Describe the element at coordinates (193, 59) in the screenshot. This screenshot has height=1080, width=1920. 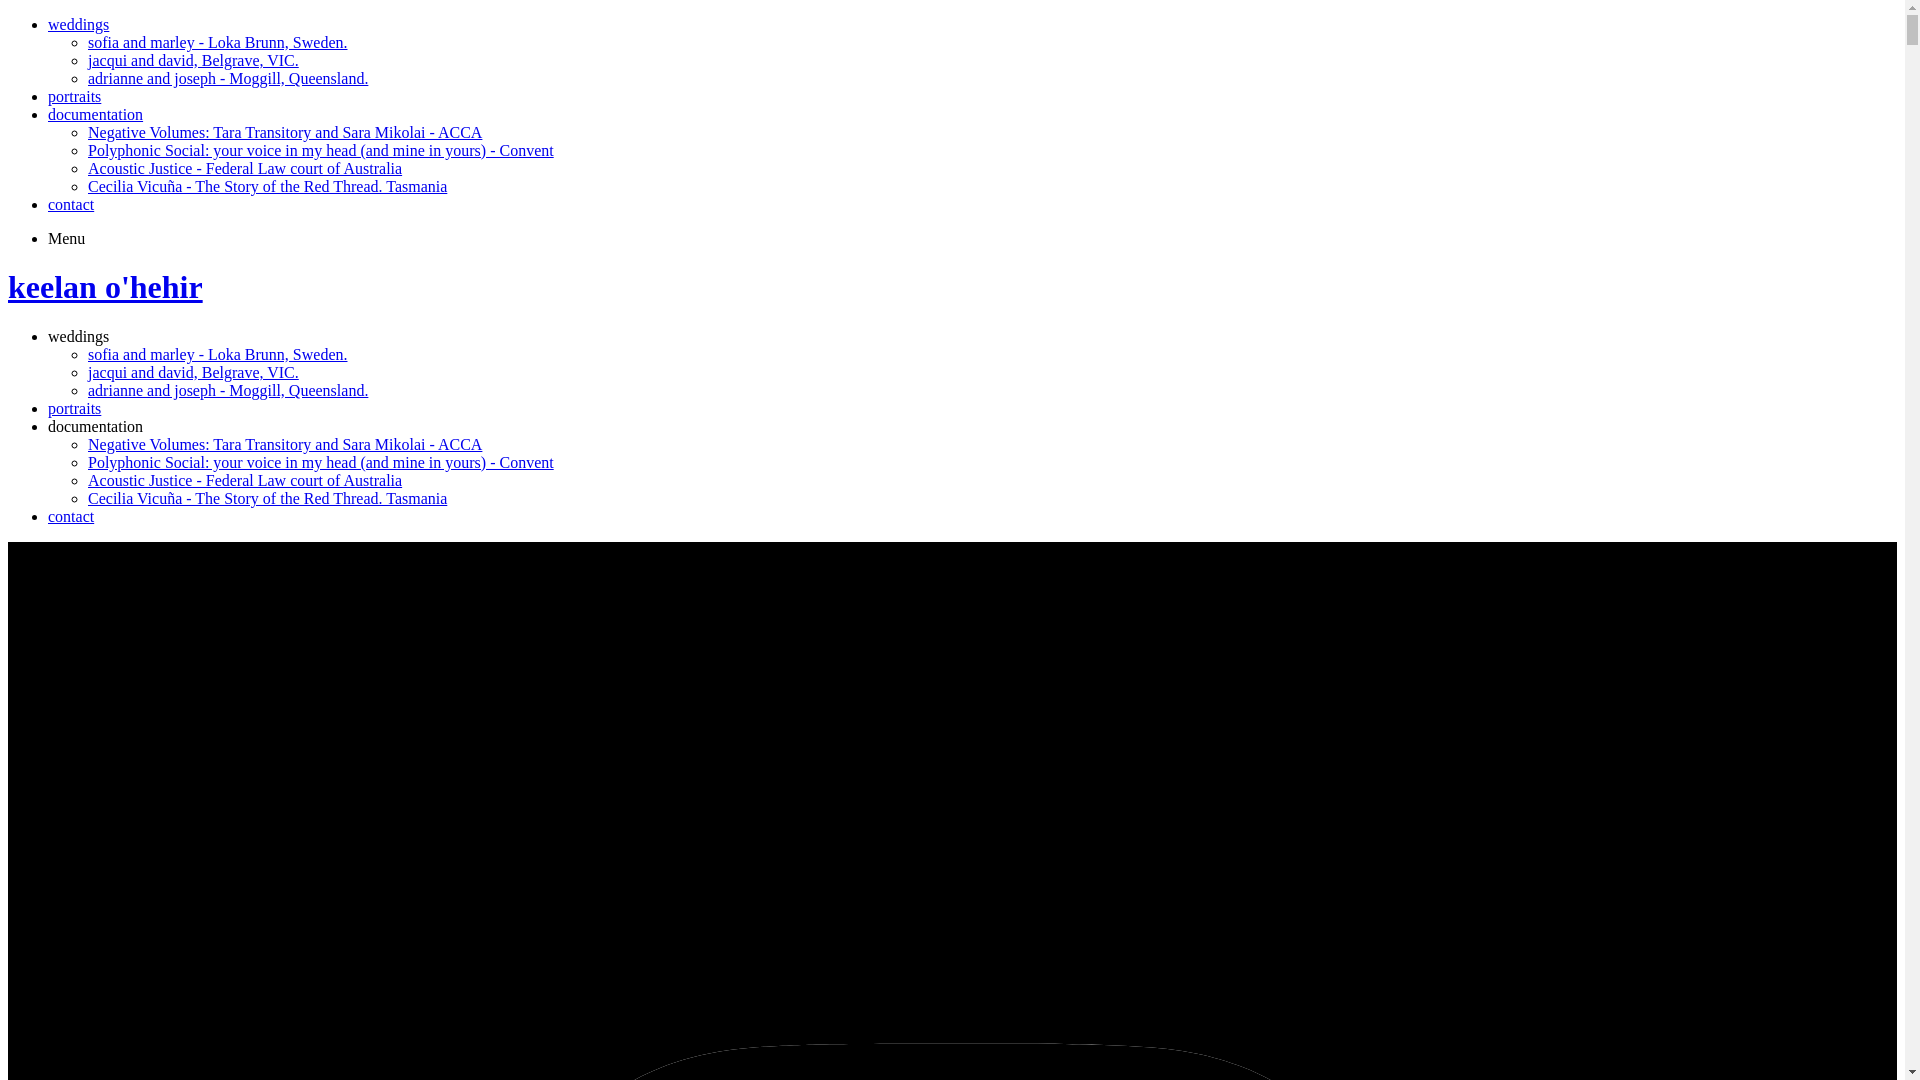
I see `'jacqui and david, Belgrave, VIC.'` at that location.